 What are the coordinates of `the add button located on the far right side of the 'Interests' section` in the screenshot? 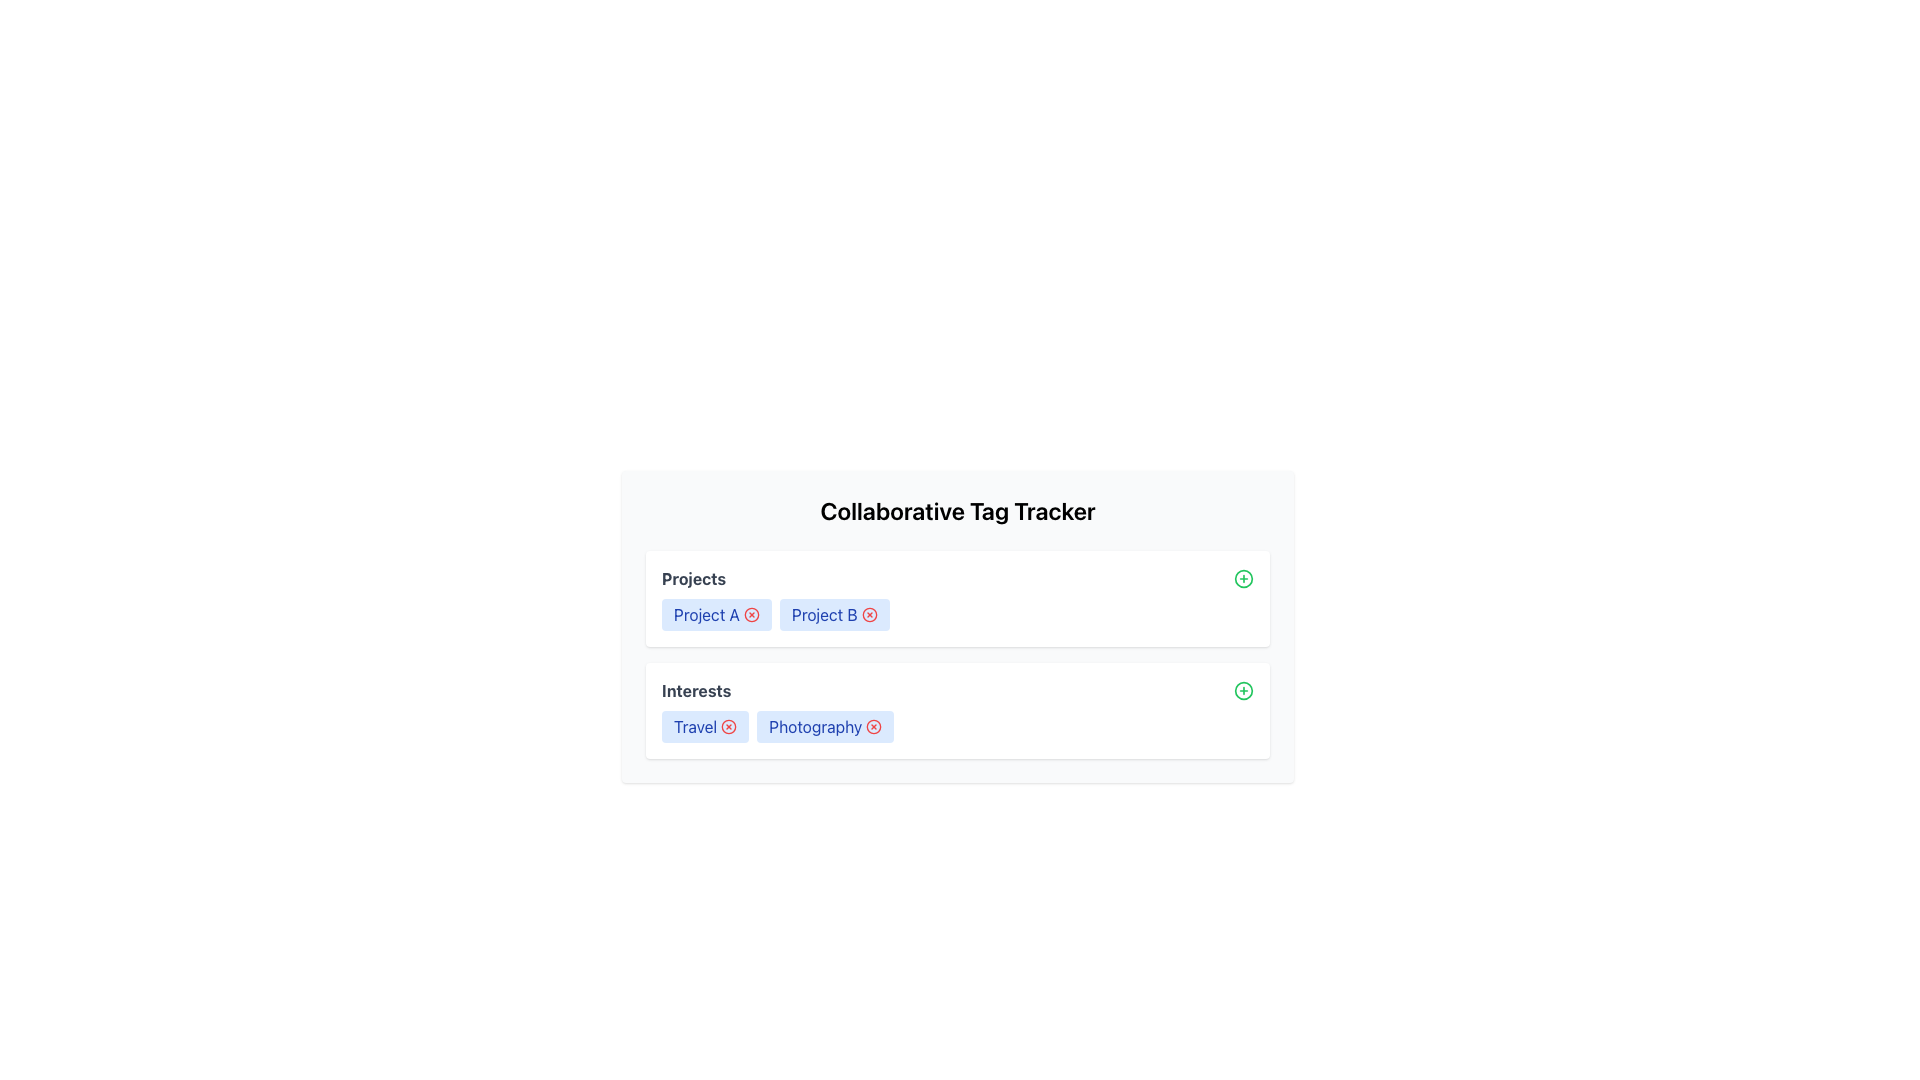 It's located at (1242, 689).